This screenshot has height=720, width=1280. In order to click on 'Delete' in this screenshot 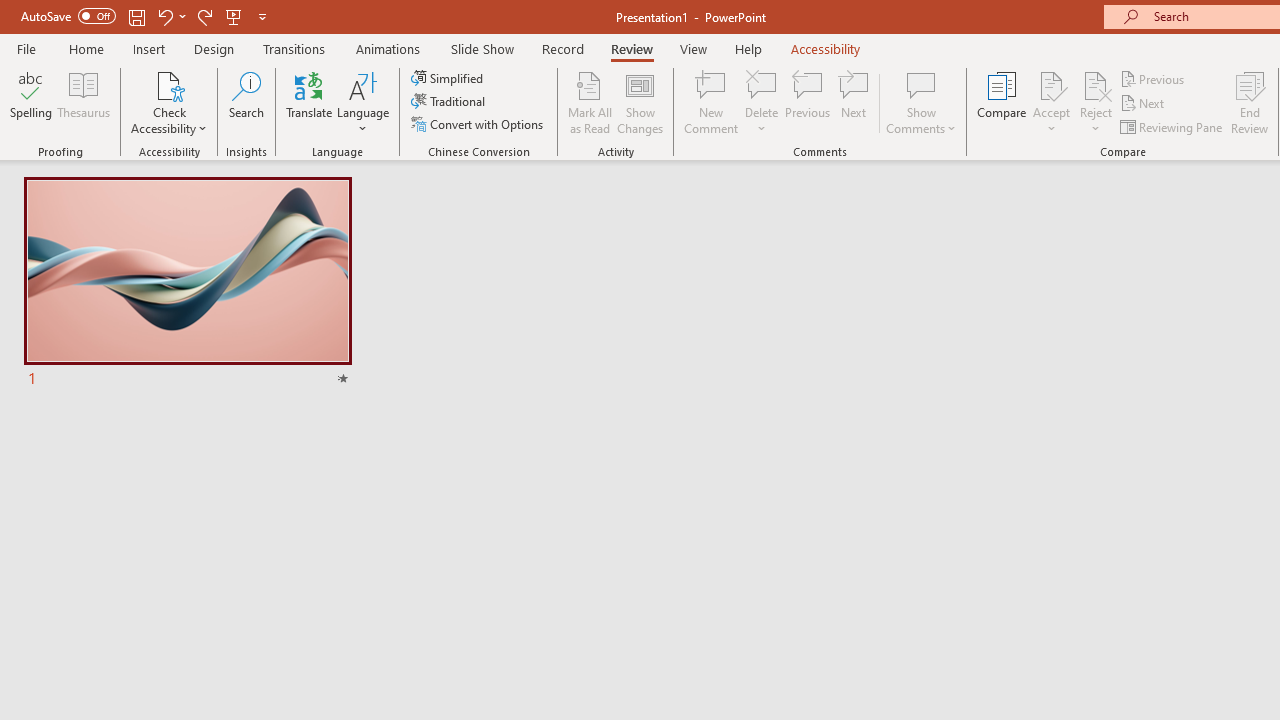, I will do `click(761, 103)`.